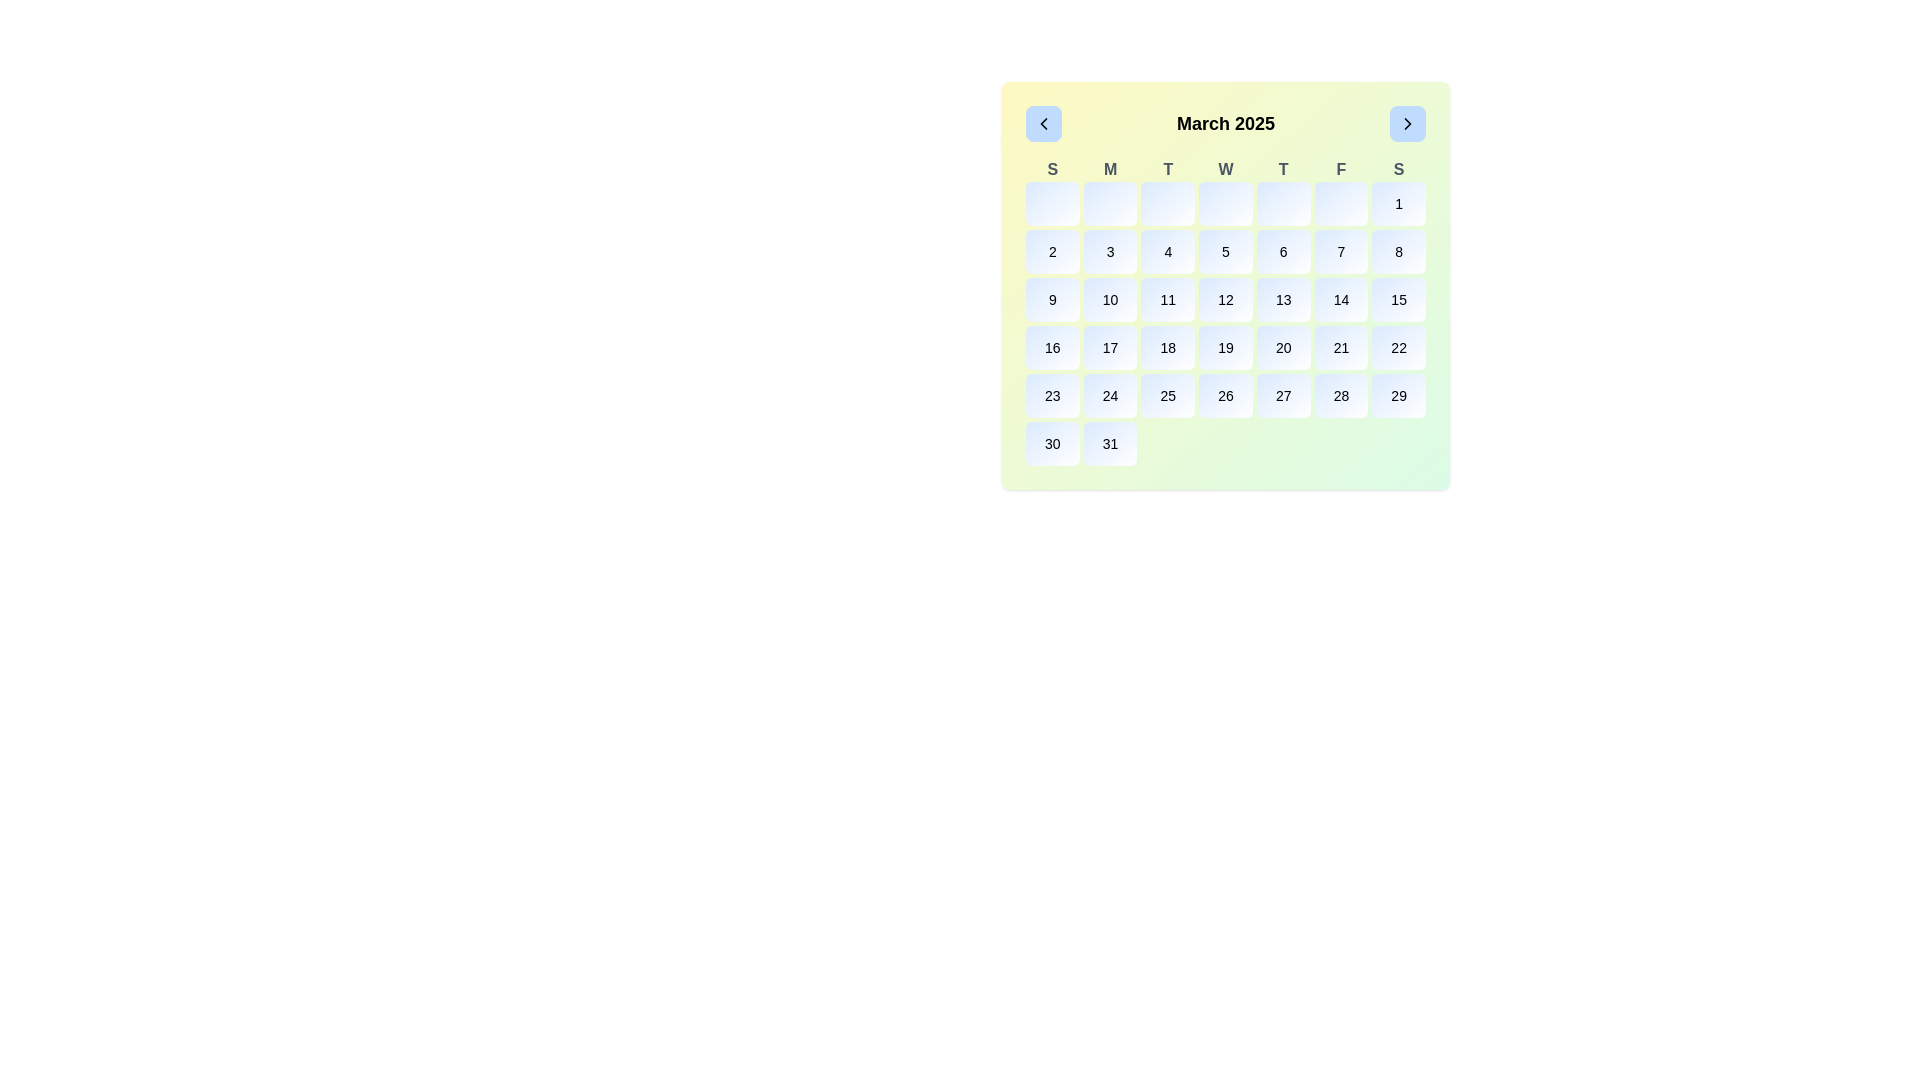 Image resolution: width=1920 pixels, height=1080 pixels. I want to click on the Day button representing Wednesday in the calendar grid, so click(1168, 204).